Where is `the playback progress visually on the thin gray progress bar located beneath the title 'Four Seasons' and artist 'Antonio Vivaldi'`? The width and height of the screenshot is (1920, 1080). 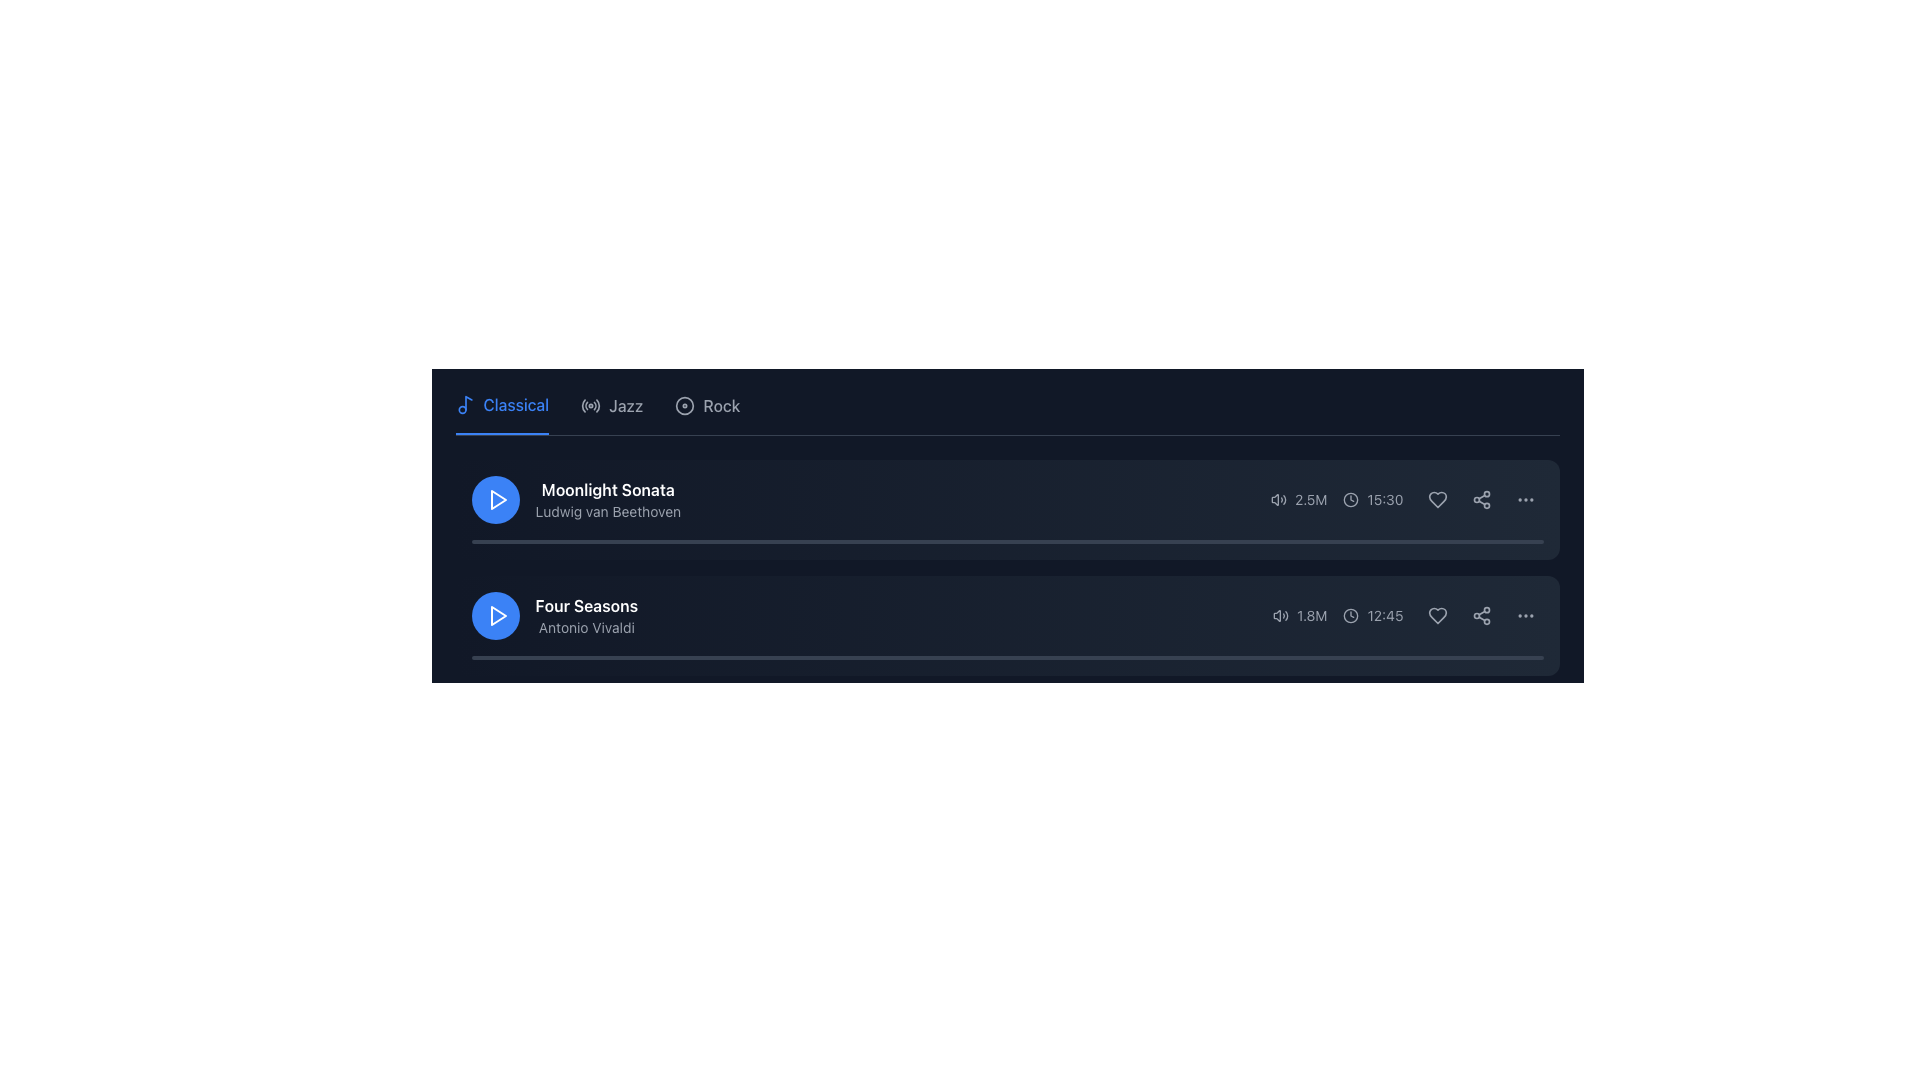 the playback progress visually on the thin gray progress bar located beneath the title 'Four Seasons' and artist 'Antonio Vivaldi' is located at coordinates (1007, 658).